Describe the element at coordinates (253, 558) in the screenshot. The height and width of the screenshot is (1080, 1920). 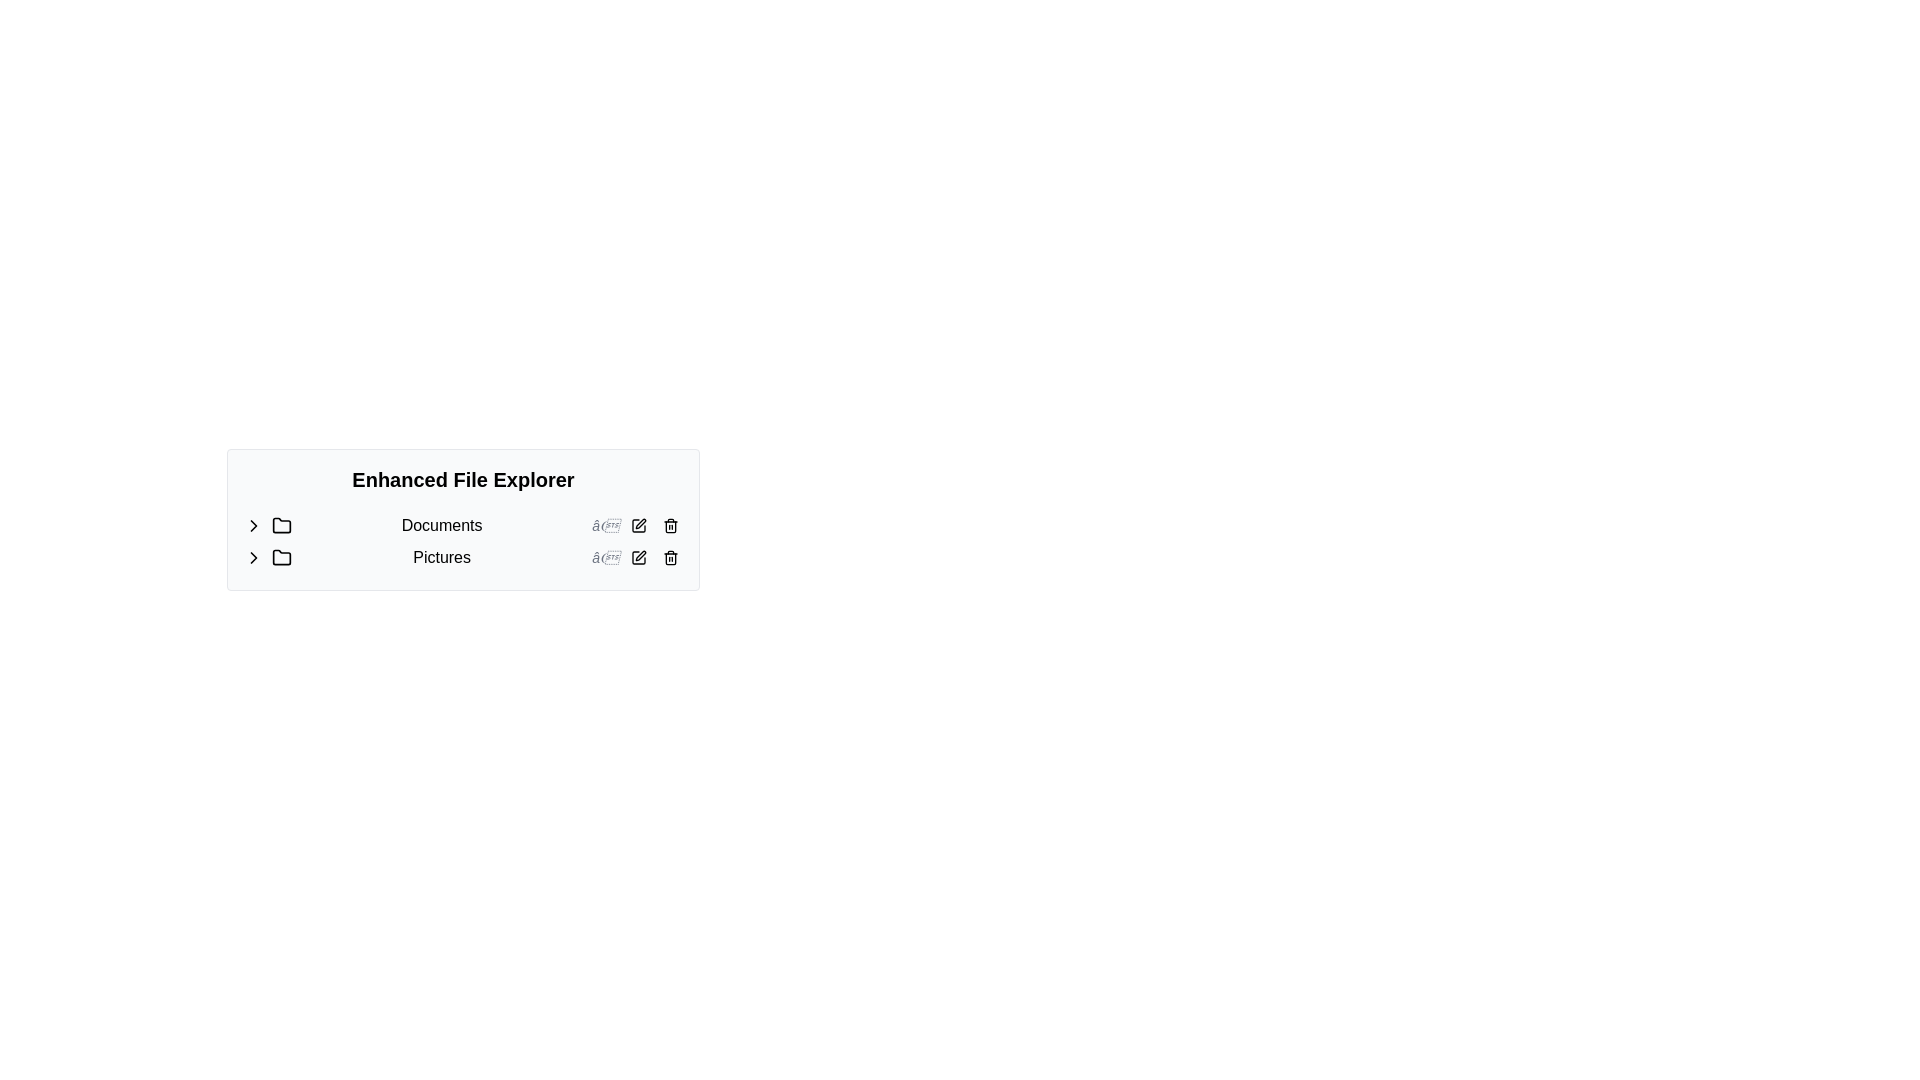
I see `the Chevron icon located to the left of the 'Pictures' label` at that location.